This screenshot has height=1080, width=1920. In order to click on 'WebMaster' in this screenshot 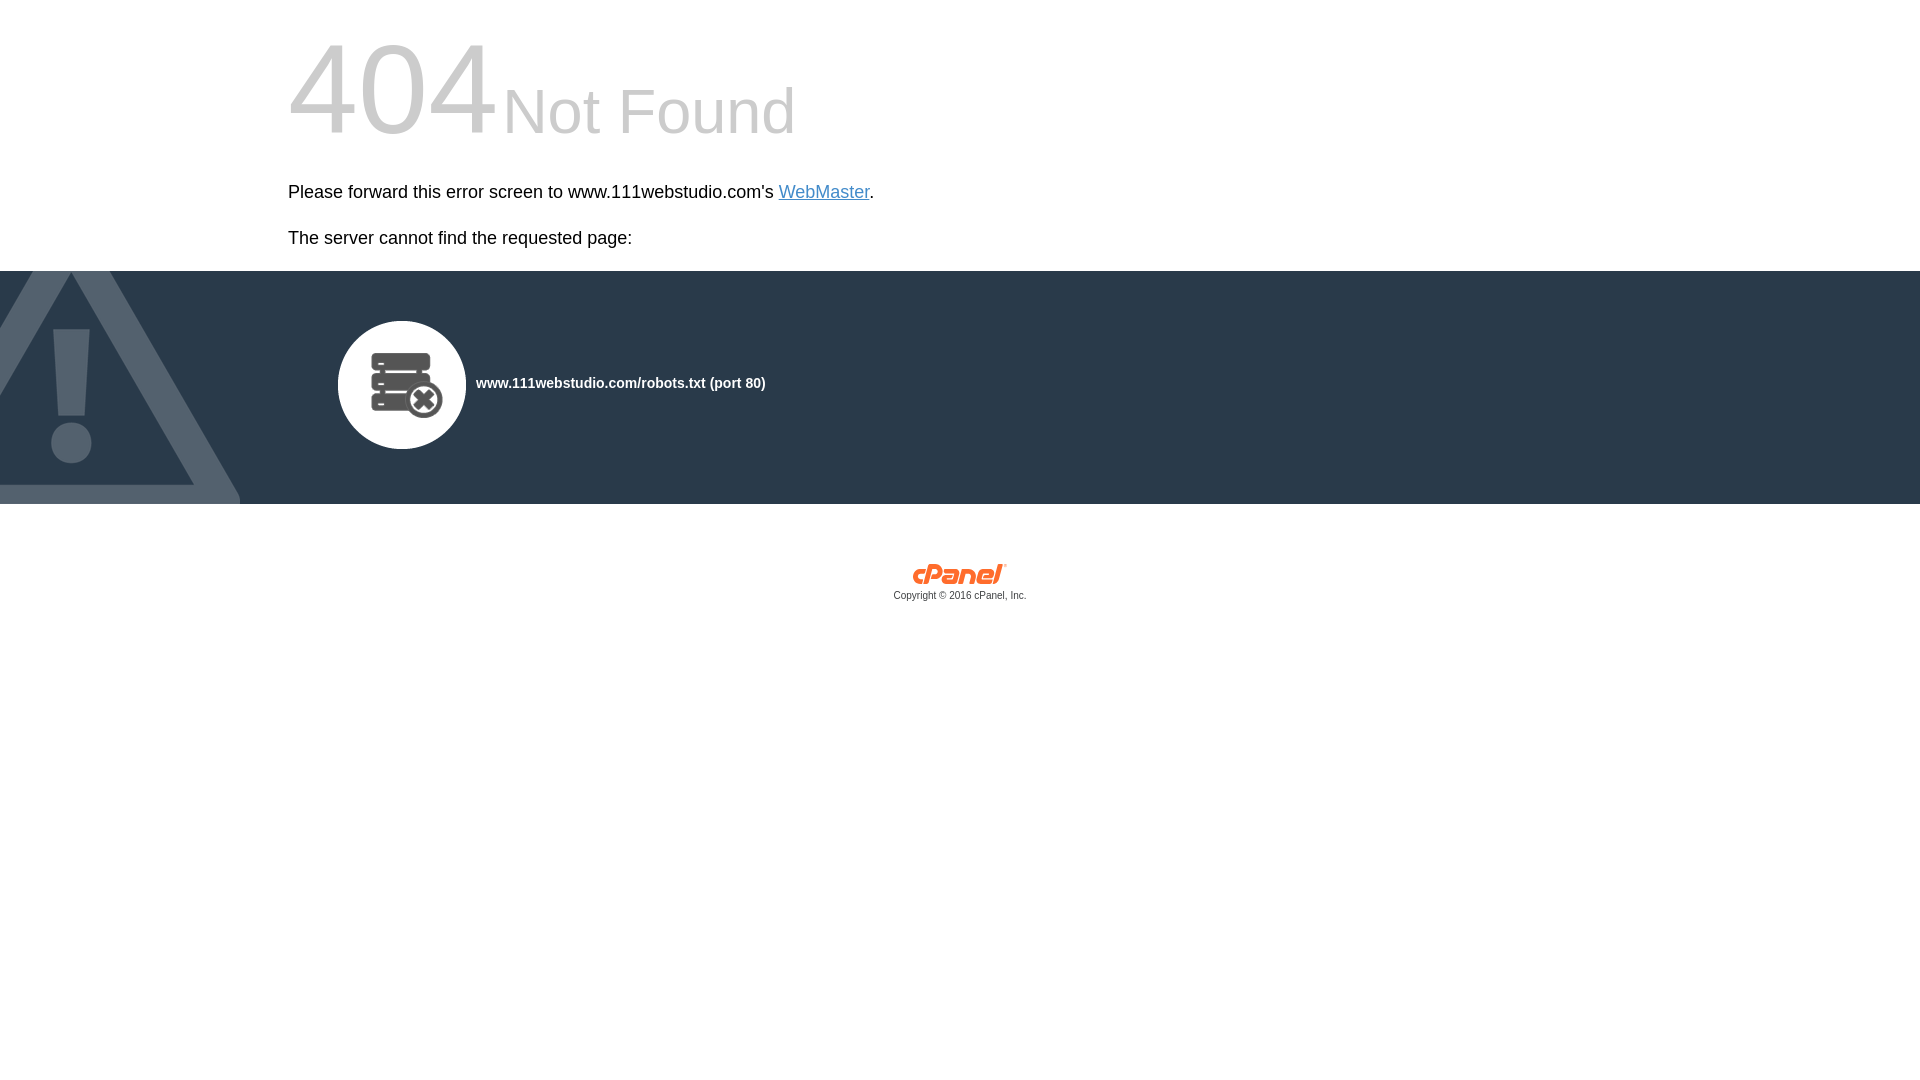, I will do `click(824, 192)`.